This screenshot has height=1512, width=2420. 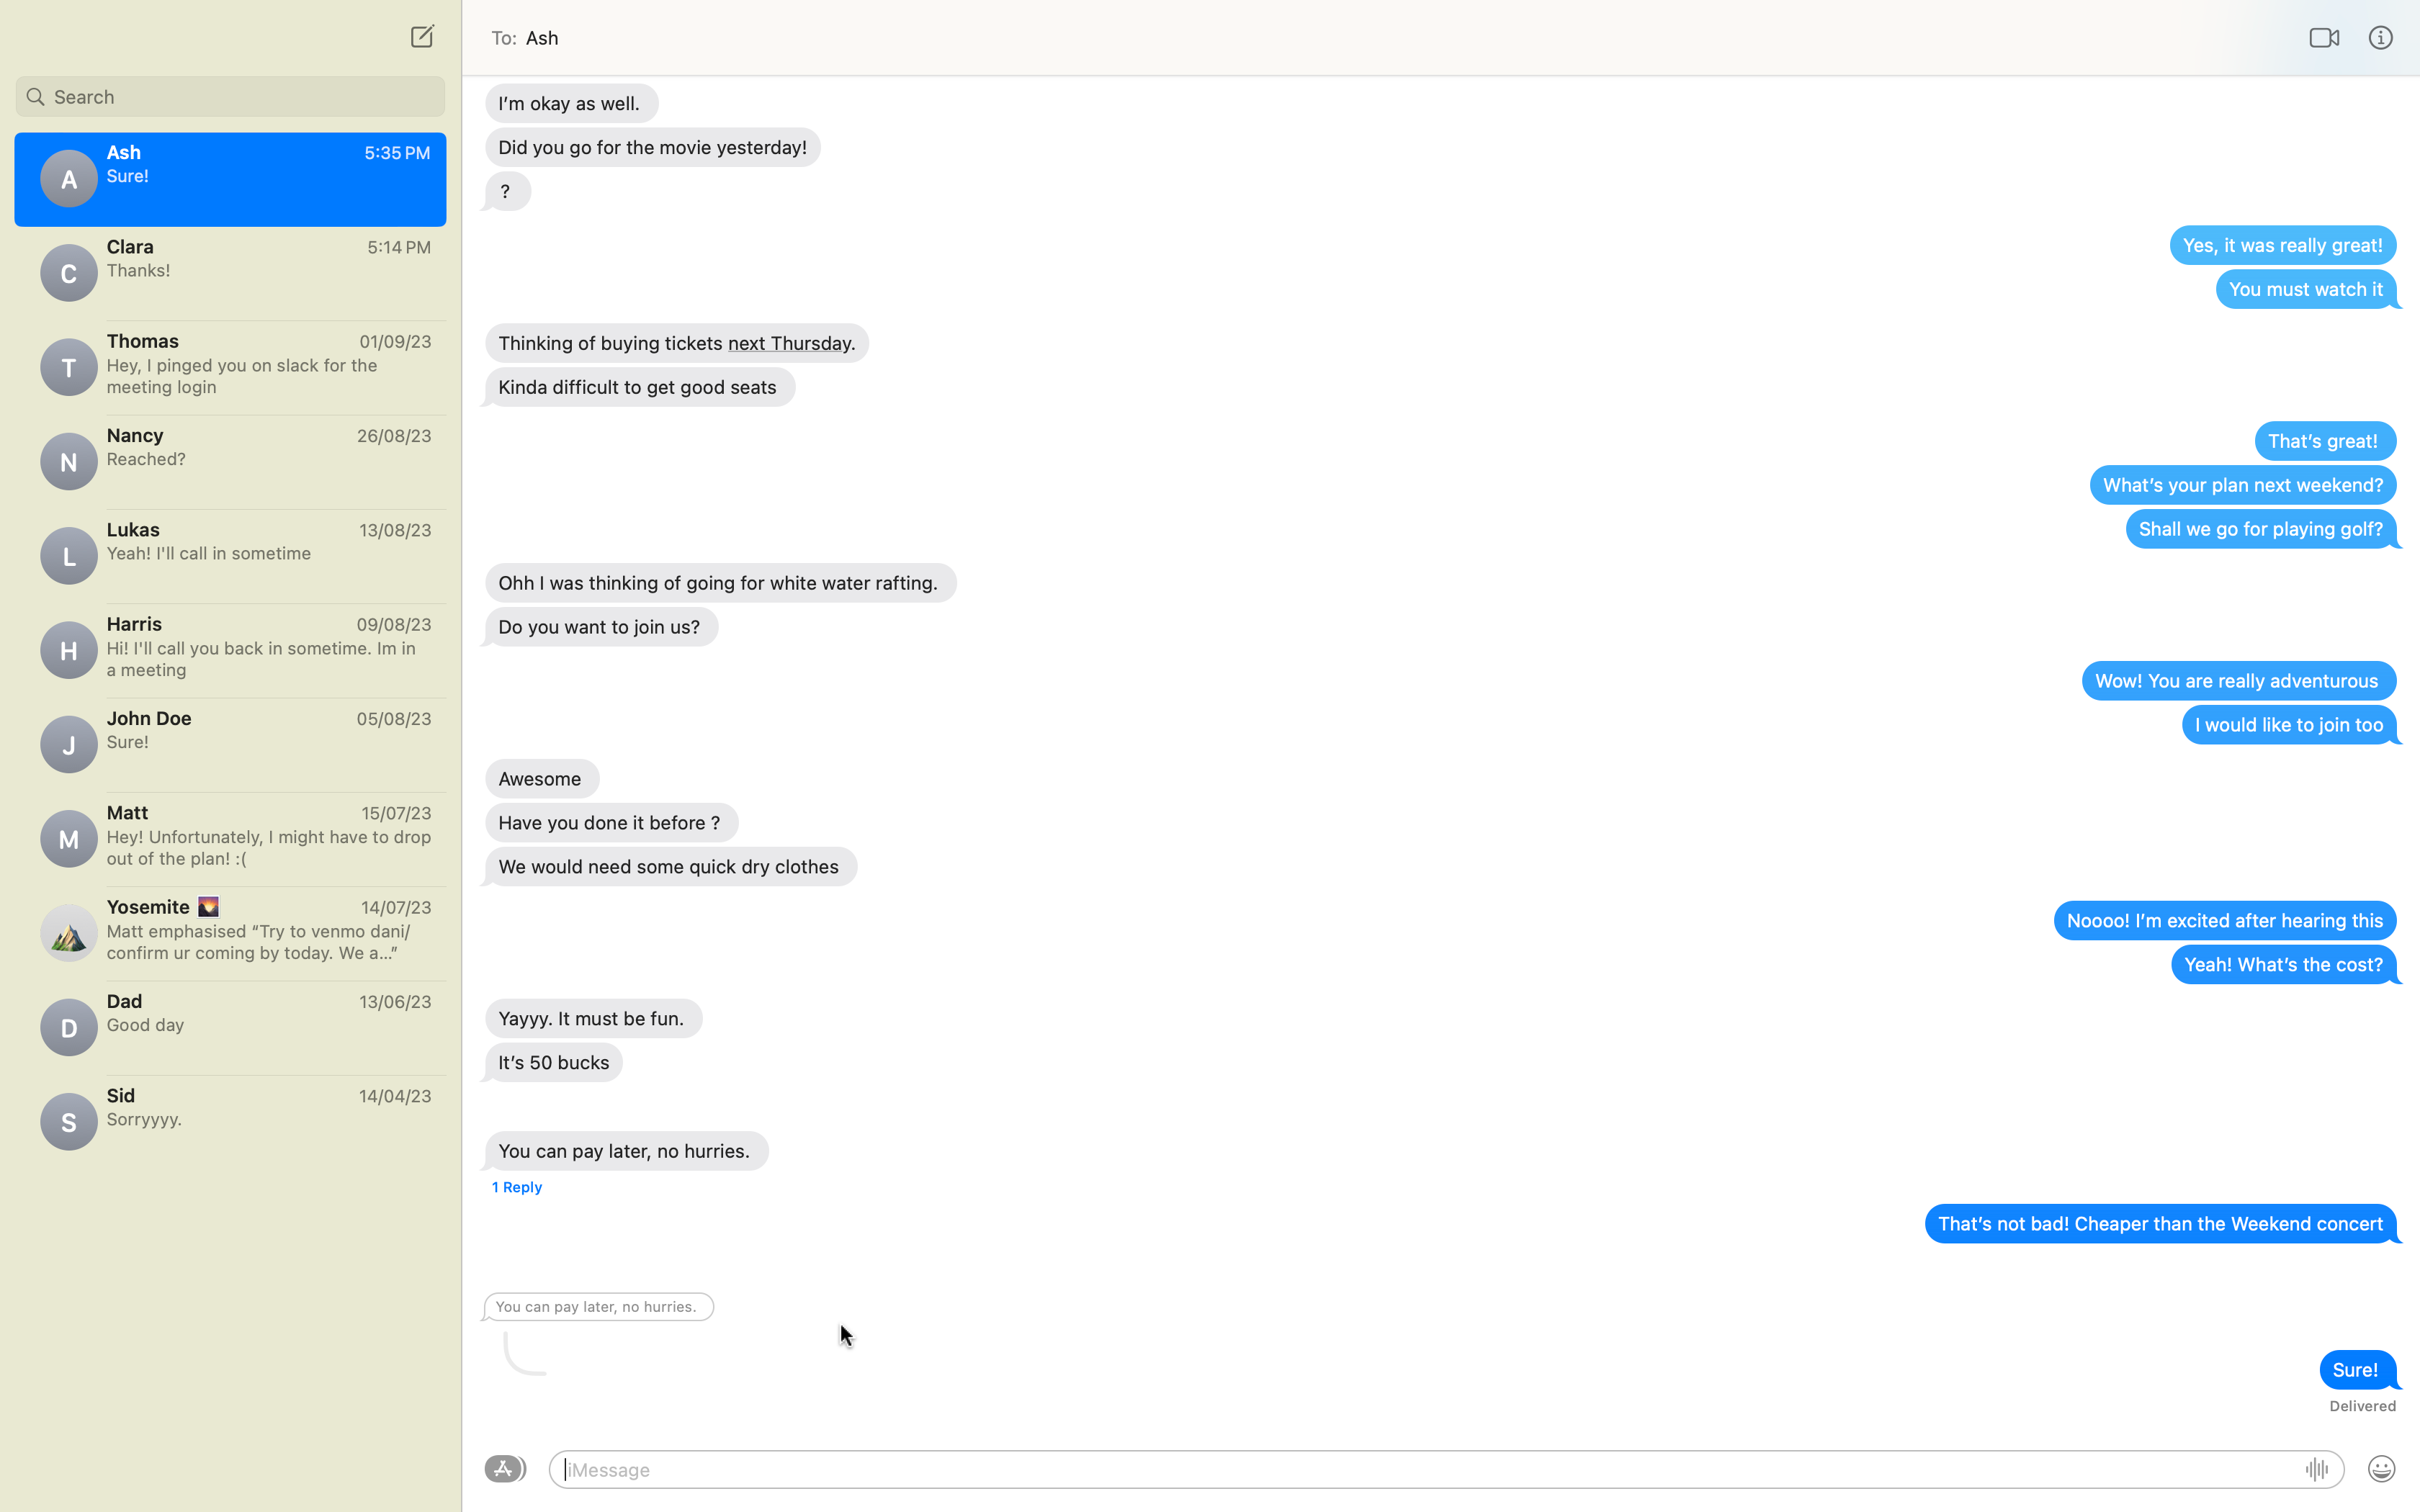 What do you see at coordinates (1425, 1469) in the screenshot?
I see `Wish Ash a "Good Afternoon"` at bounding box center [1425, 1469].